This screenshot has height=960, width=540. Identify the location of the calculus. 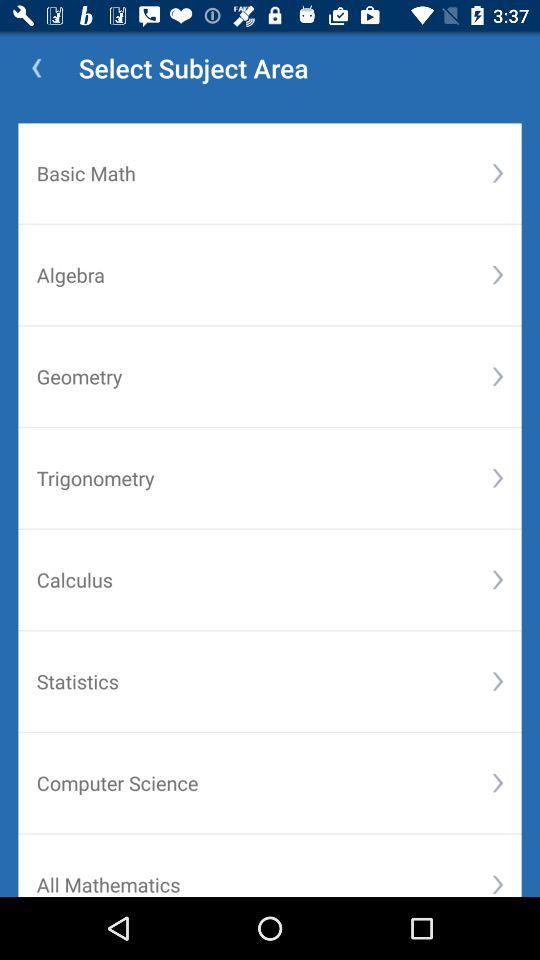
(264, 579).